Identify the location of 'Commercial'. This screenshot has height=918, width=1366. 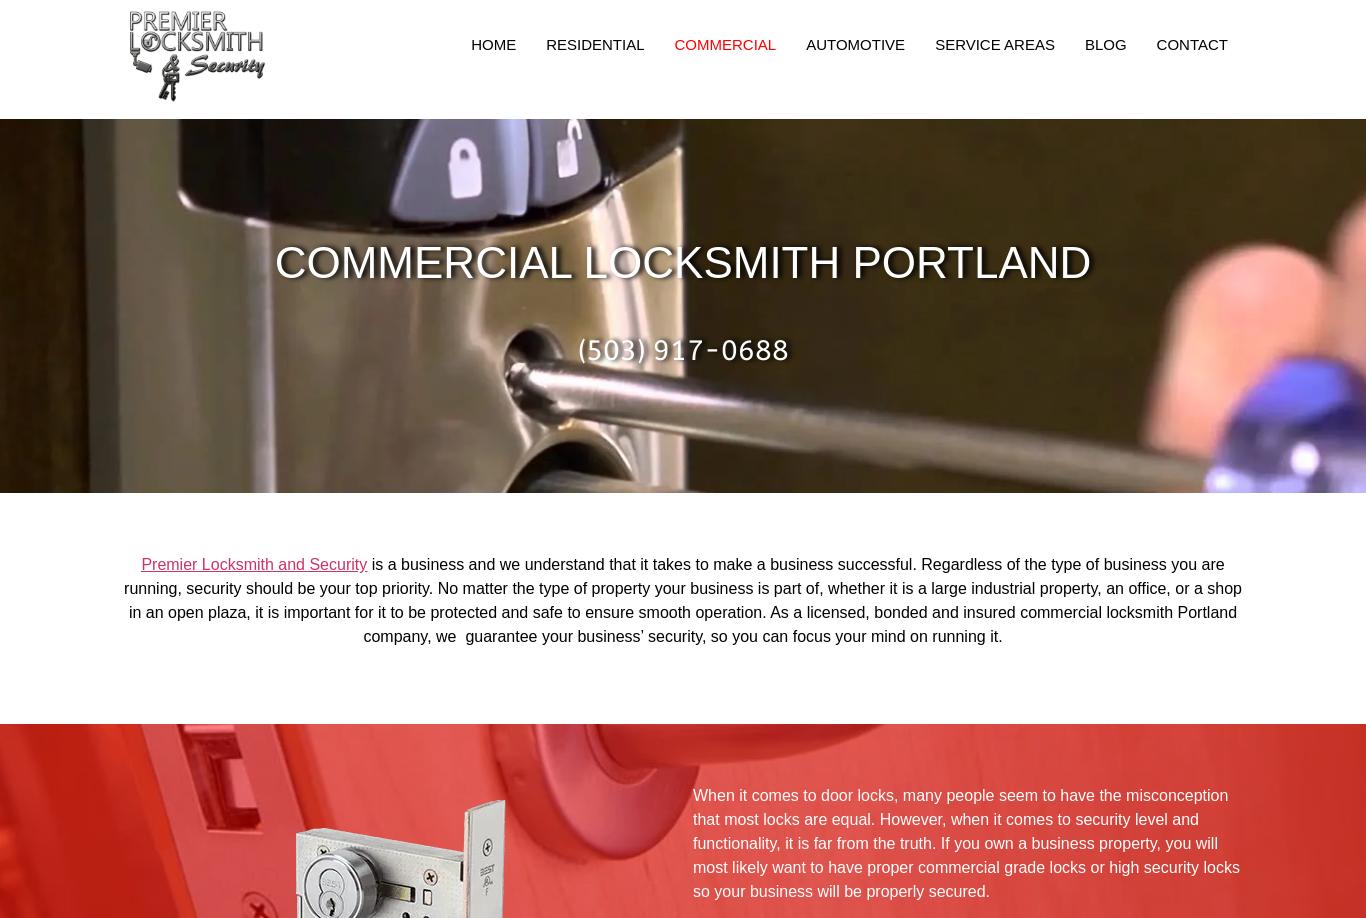
(724, 43).